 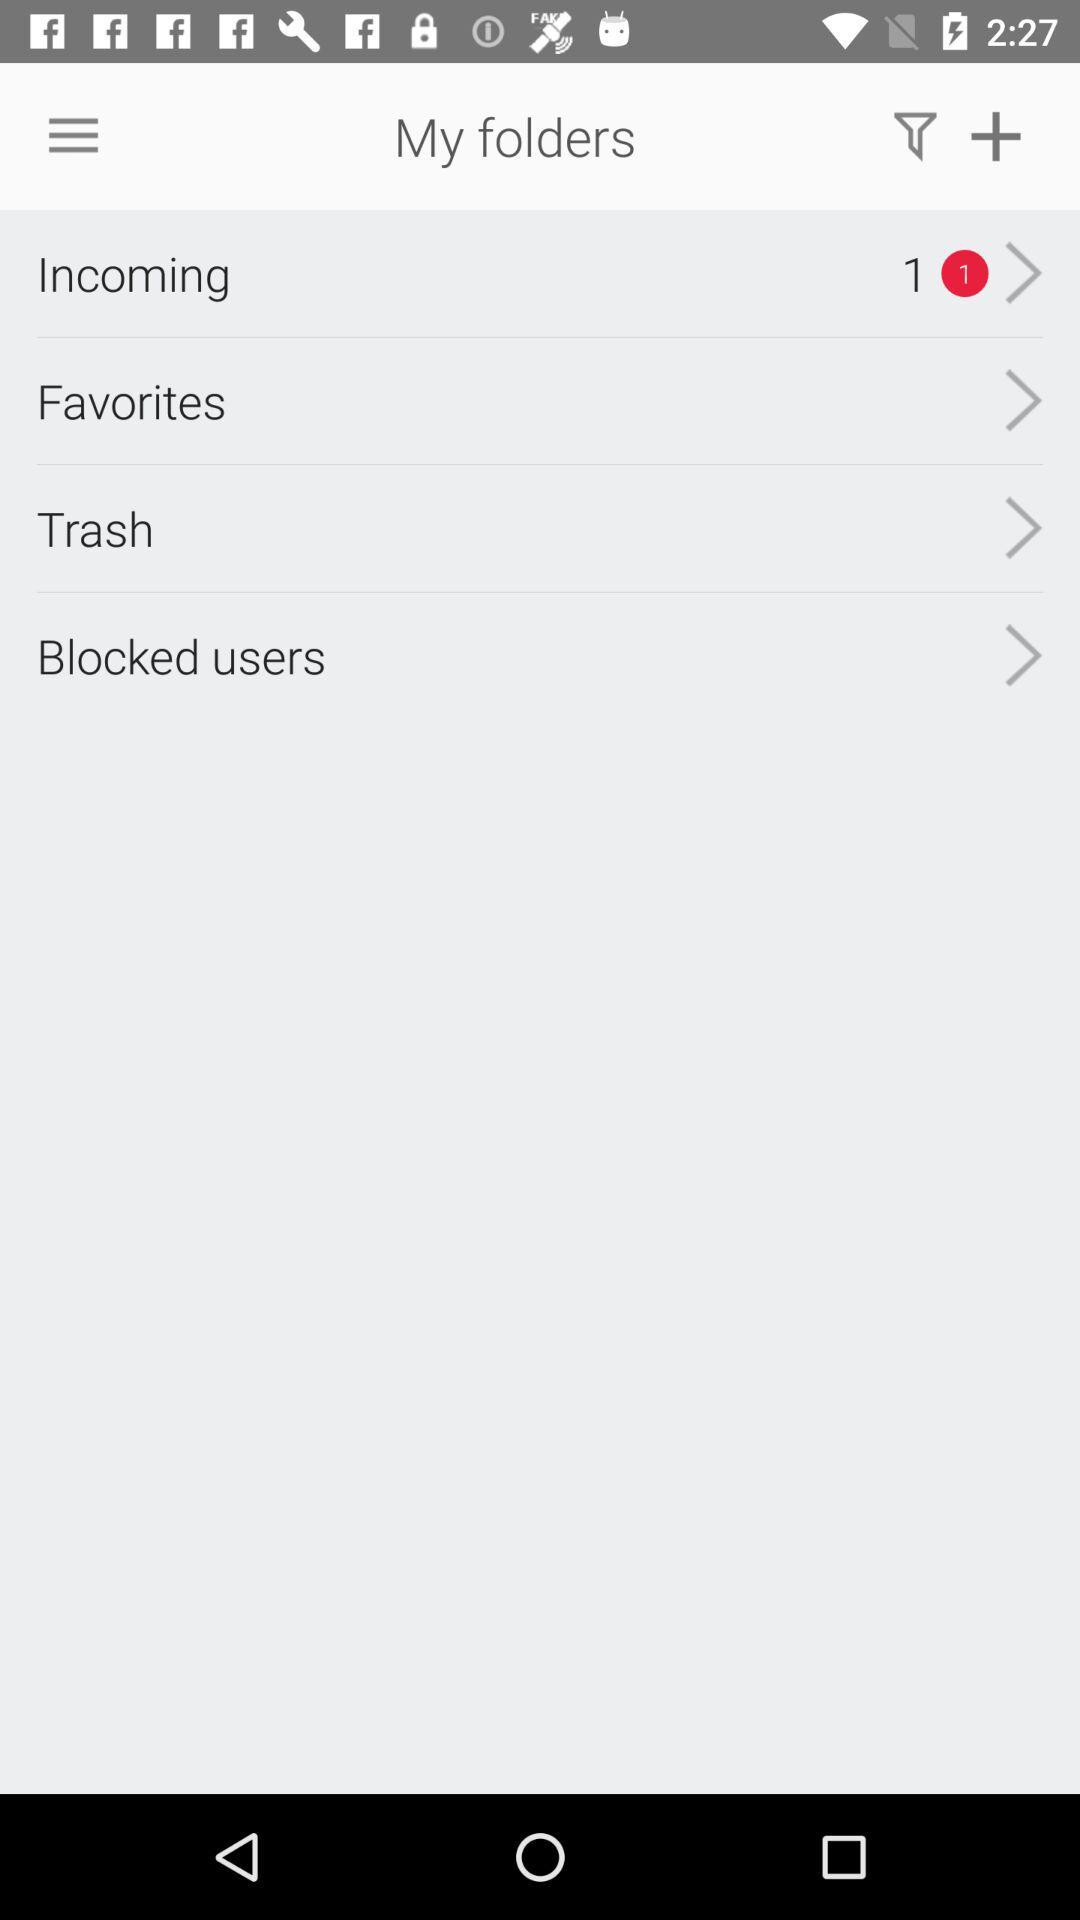 What do you see at coordinates (133, 272) in the screenshot?
I see `icon to the left of 1` at bounding box center [133, 272].